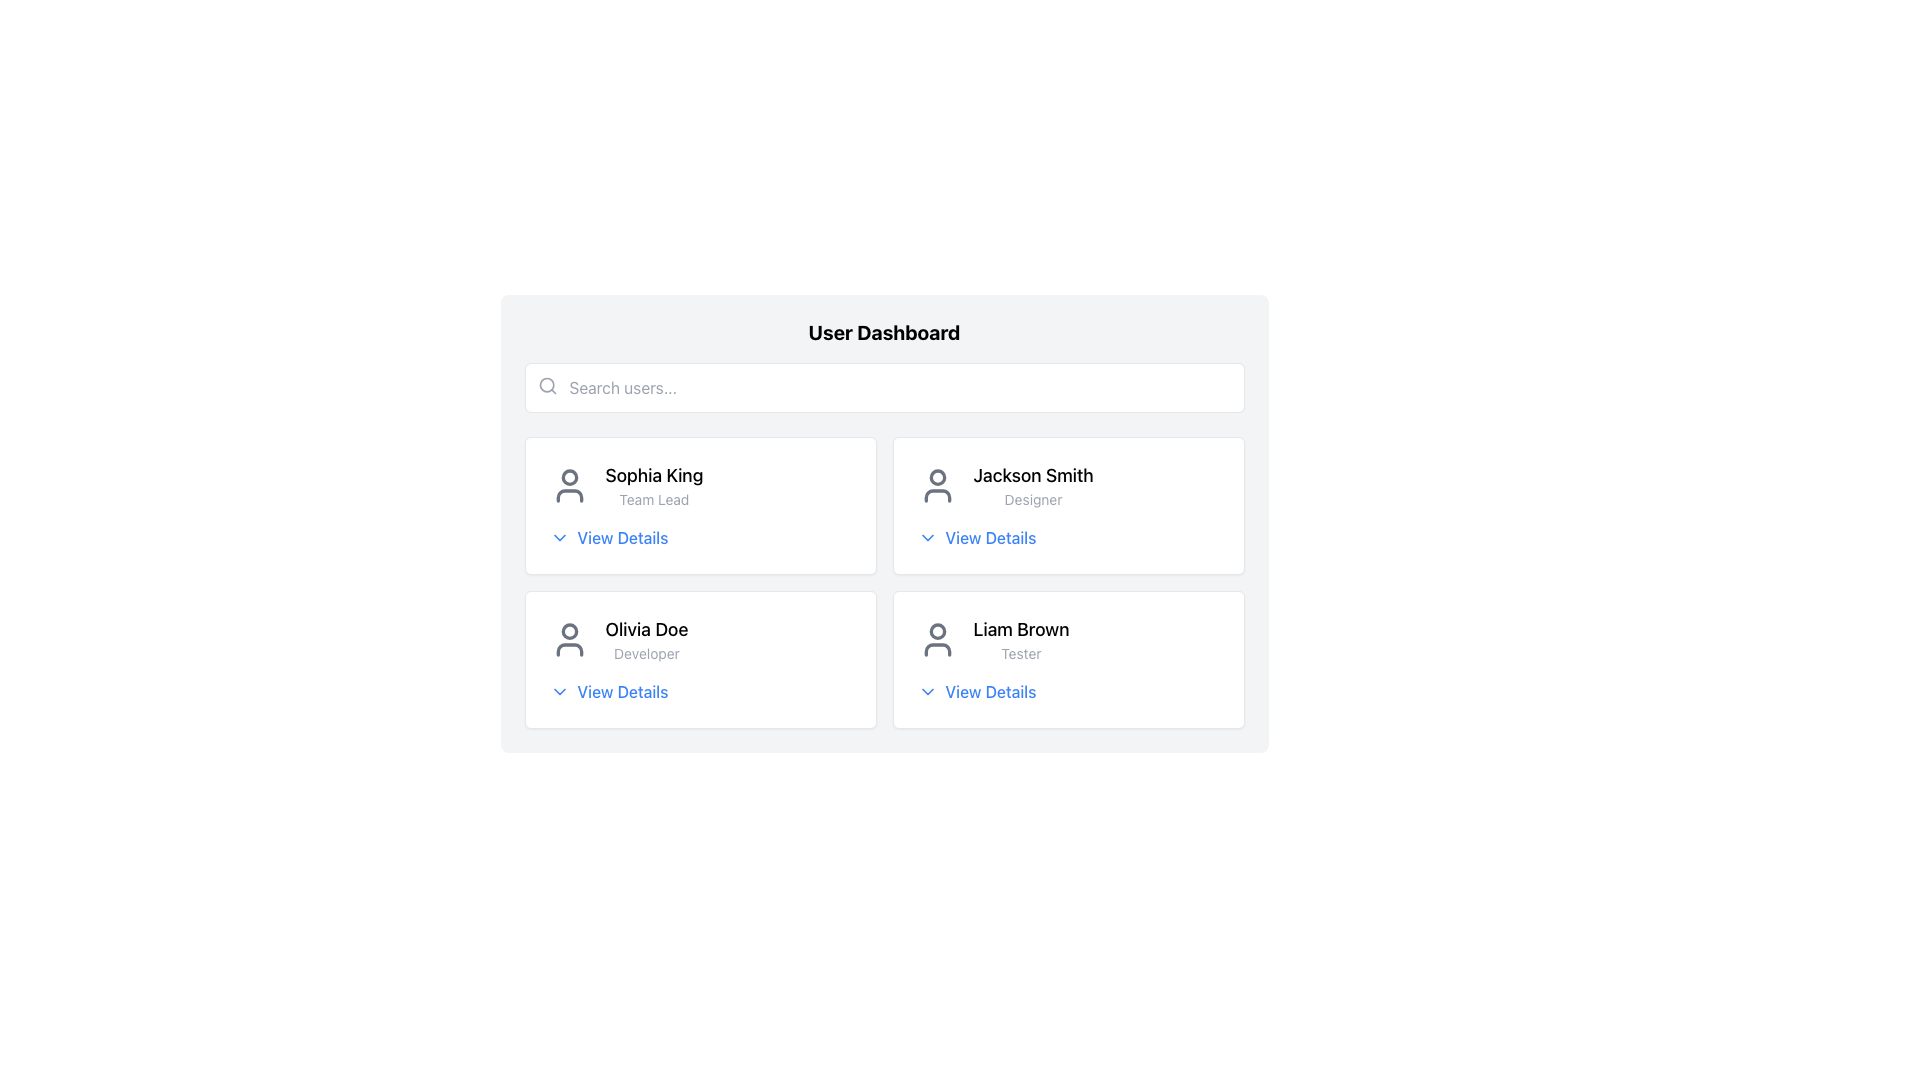 The height and width of the screenshot is (1080, 1920). Describe the element at coordinates (1067, 486) in the screenshot. I see `the text label that identifies the user in the dashboard, located in the second card on the top right section of the layout grid, above the 'View Details' element` at that location.